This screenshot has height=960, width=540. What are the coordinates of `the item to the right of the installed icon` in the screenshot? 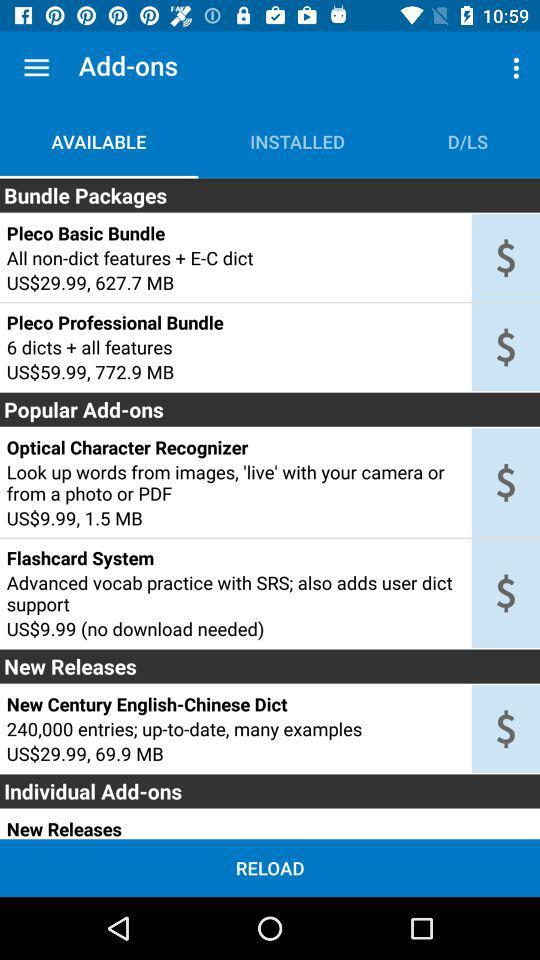 It's located at (468, 140).